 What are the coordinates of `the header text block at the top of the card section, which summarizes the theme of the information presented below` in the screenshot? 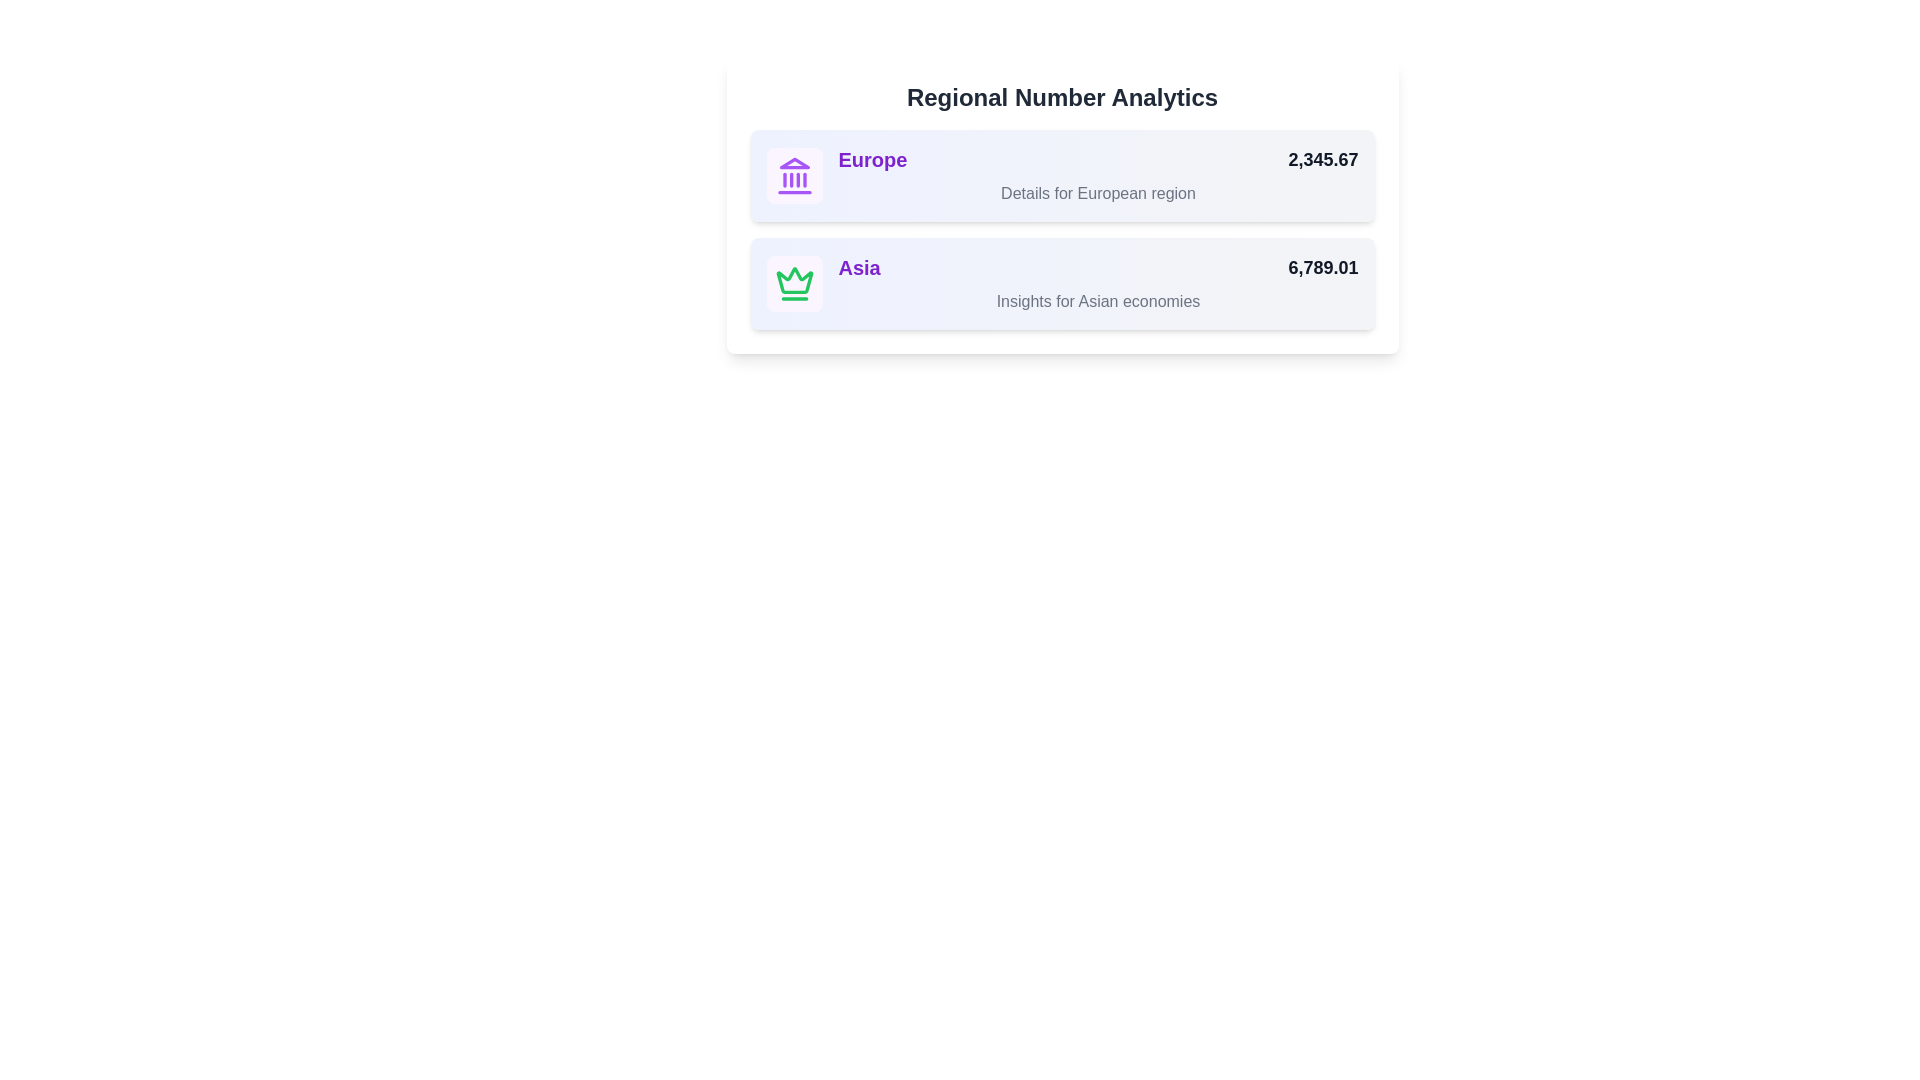 It's located at (1061, 97).